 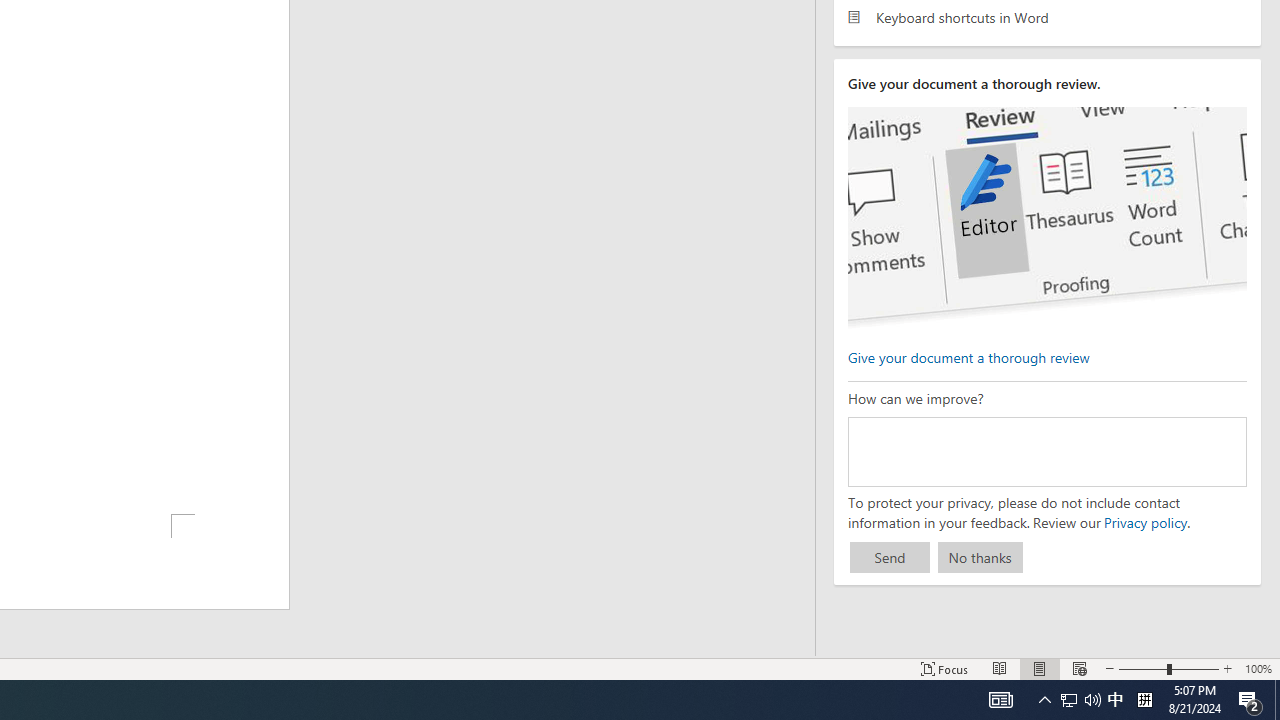 I want to click on 'No thanks', so click(x=980, y=557).